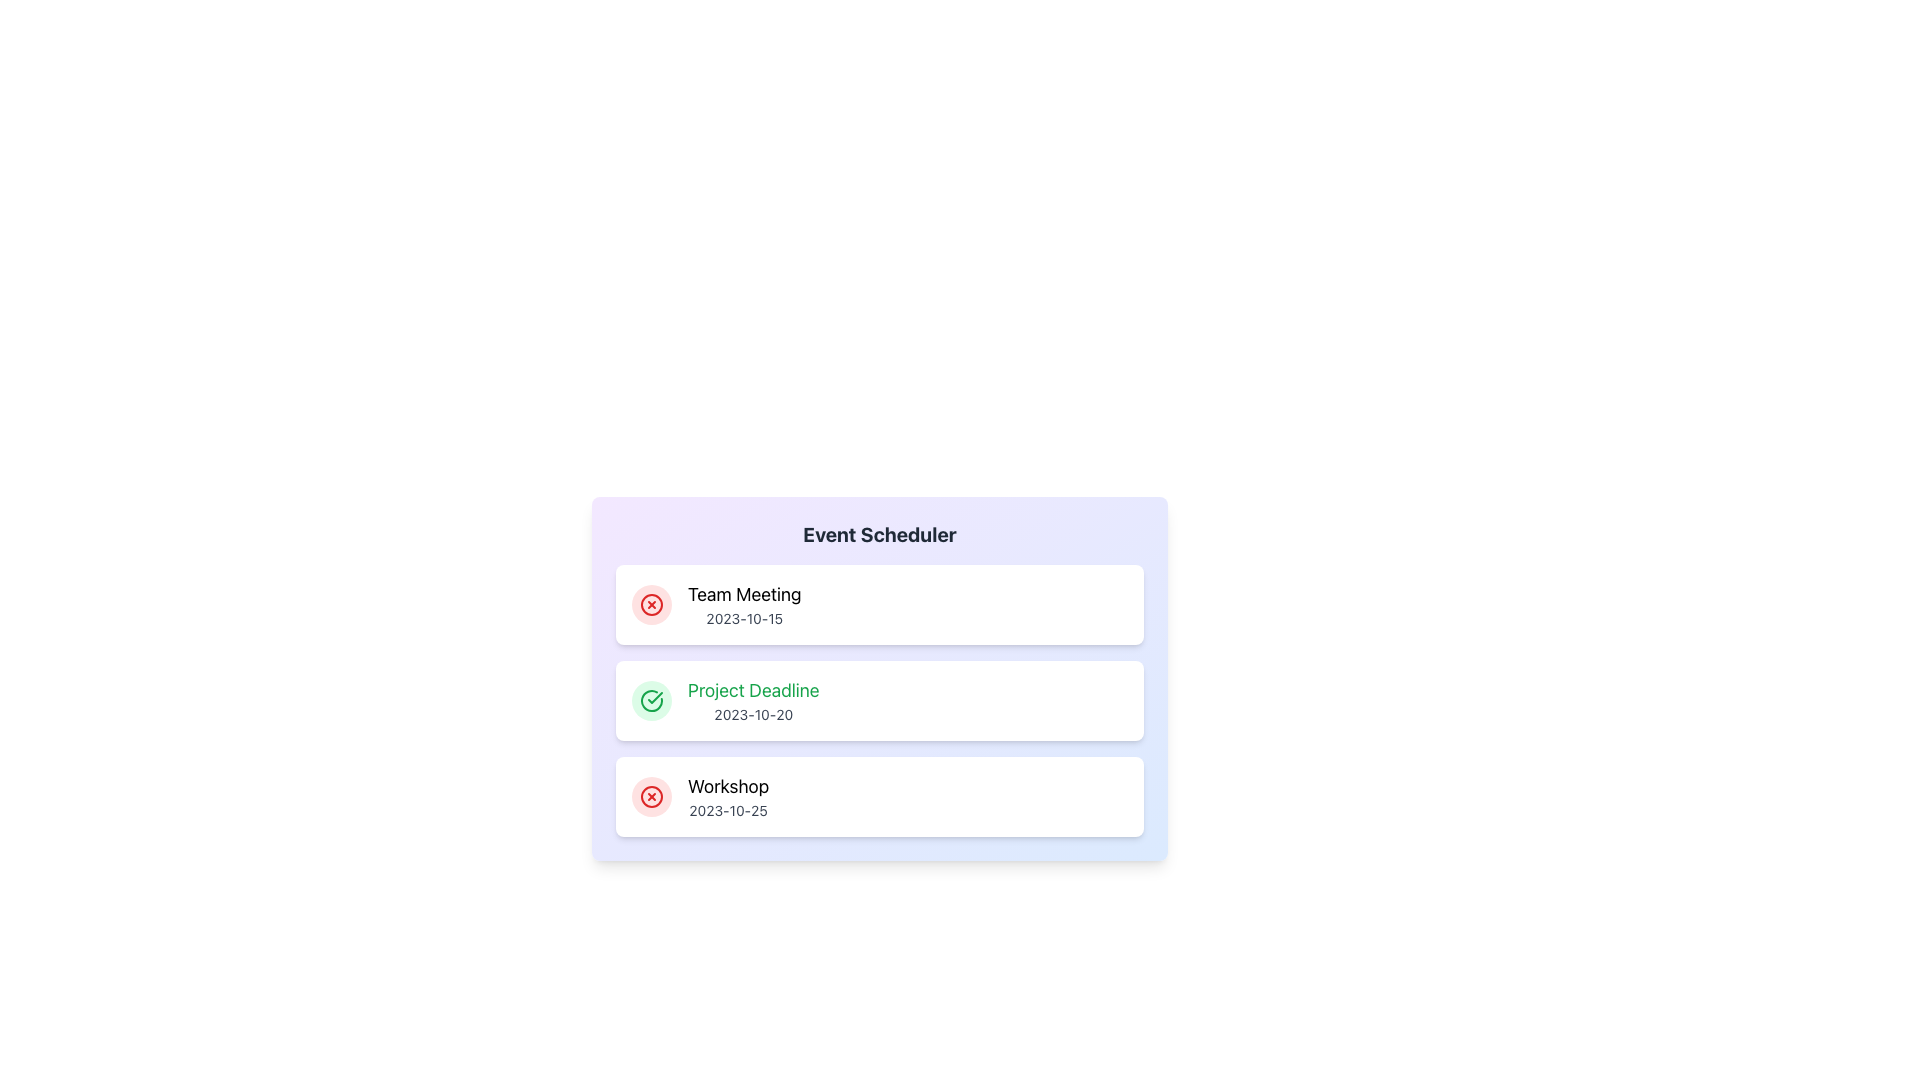  What do you see at coordinates (727, 810) in the screenshot?
I see `date displayed in the 'Workshop' entry of the Event Scheduler, which is located directly below the title 'Workshop'` at bounding box center [727, 810].